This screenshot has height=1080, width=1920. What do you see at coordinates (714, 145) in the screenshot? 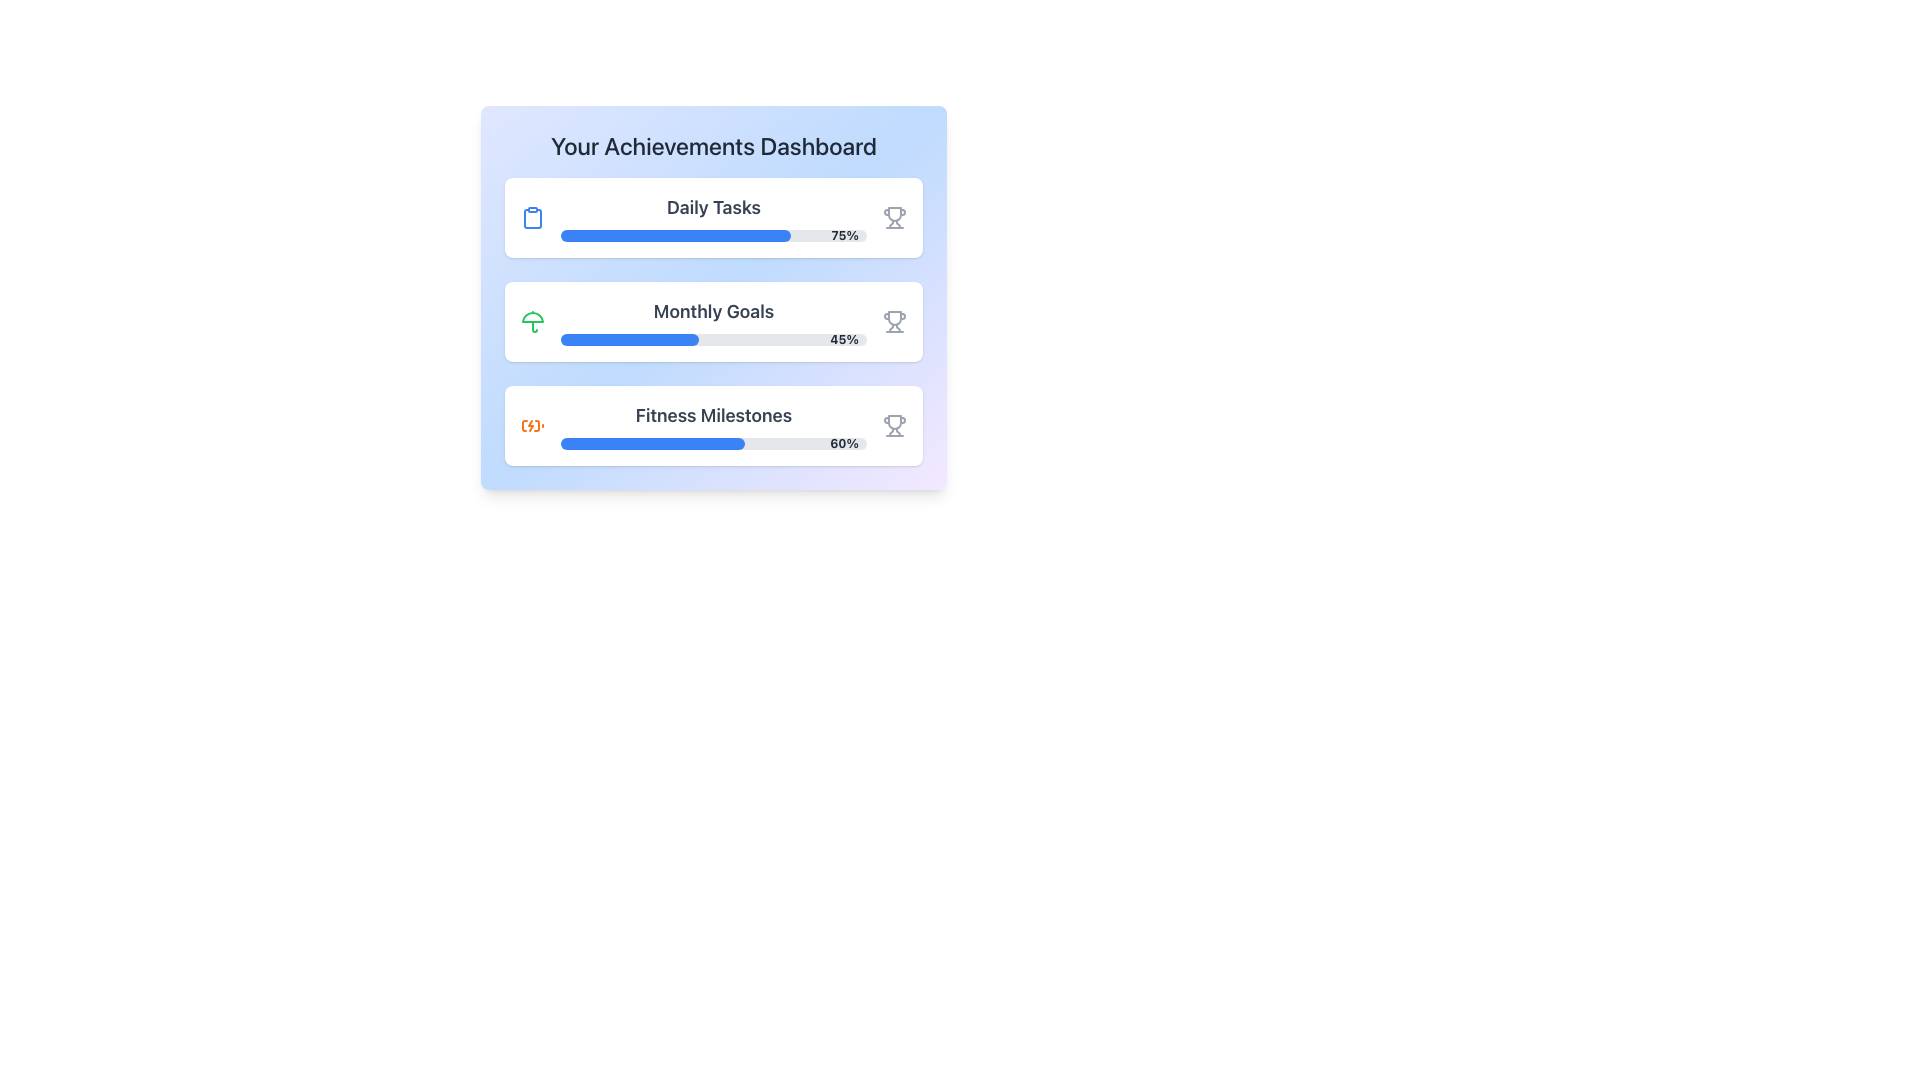
I see `the header text that indicates the purpose of the dashboard showcasing achievements and progress metrics` at bounding box center [714, 145].